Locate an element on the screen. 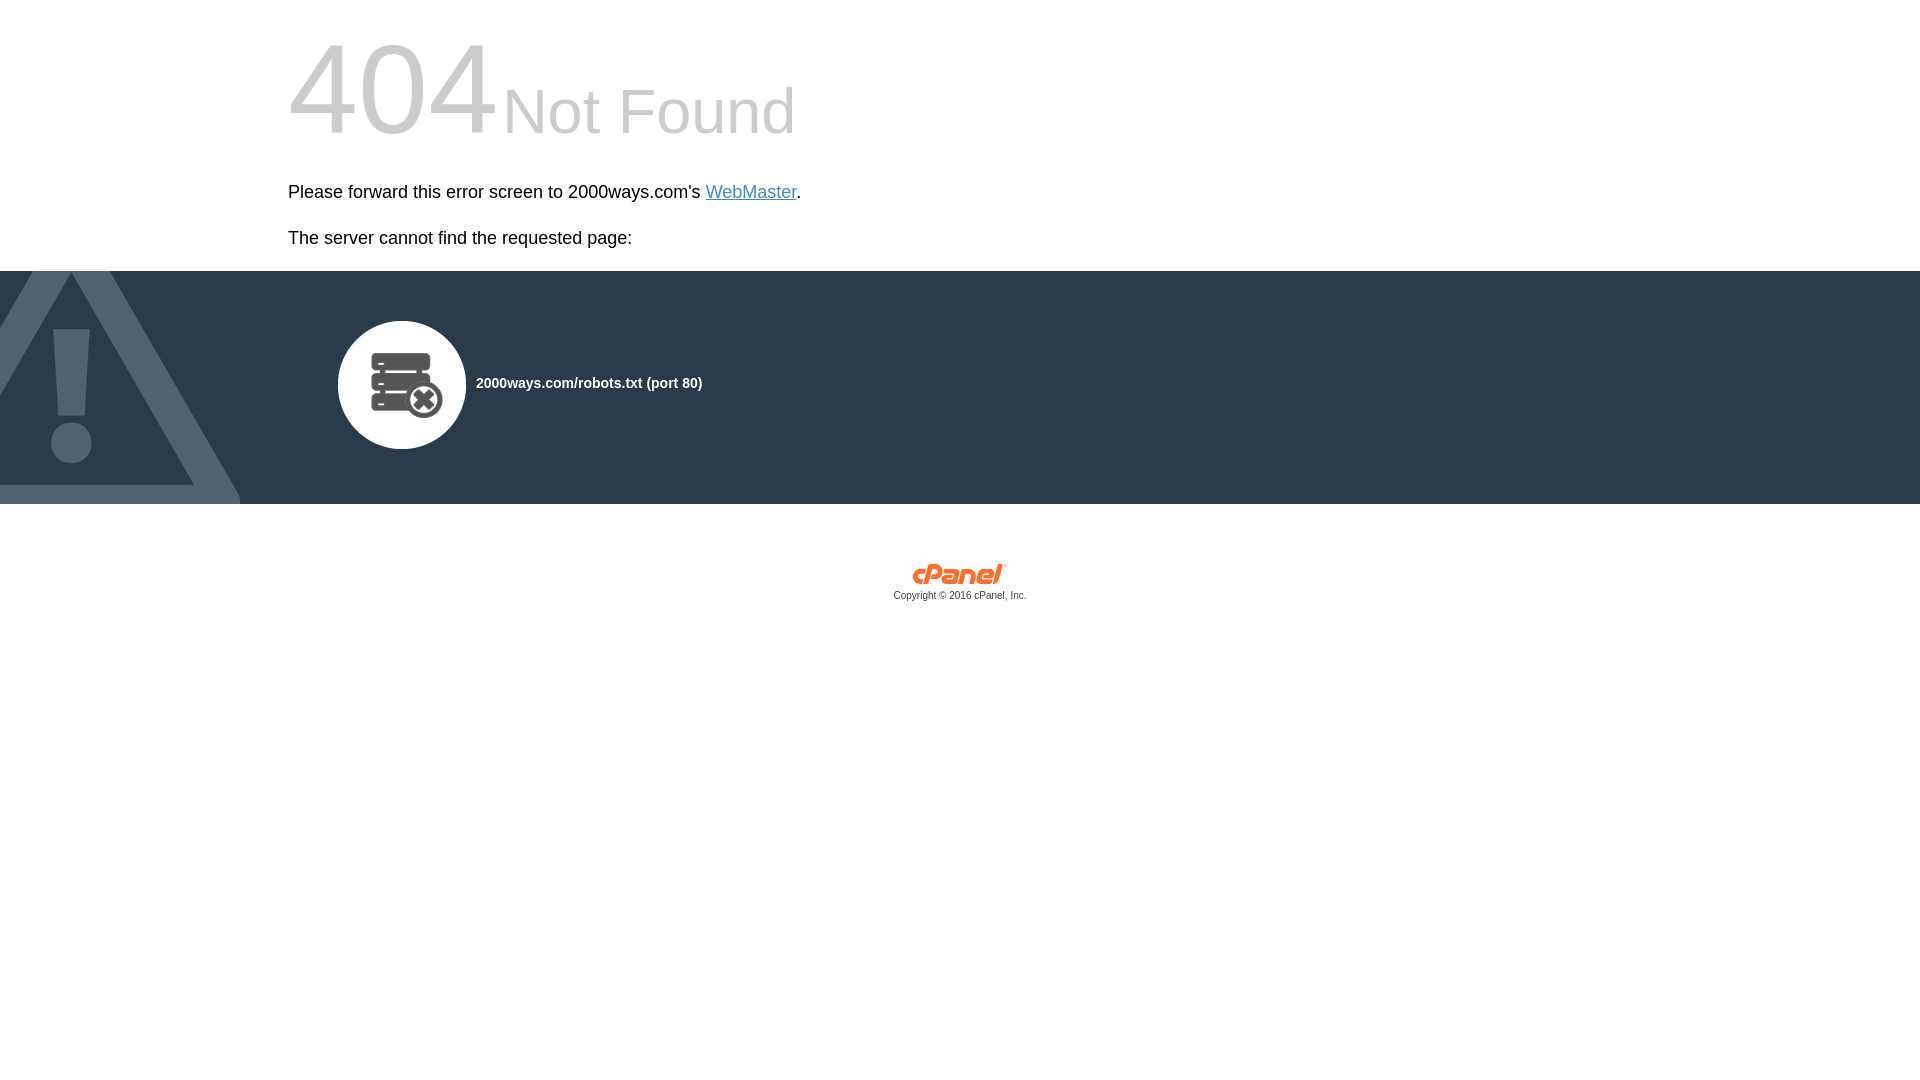 The height and width of the screenshot is (1080, 1920). 'WebMaster' is located at coordinates (750, 192).